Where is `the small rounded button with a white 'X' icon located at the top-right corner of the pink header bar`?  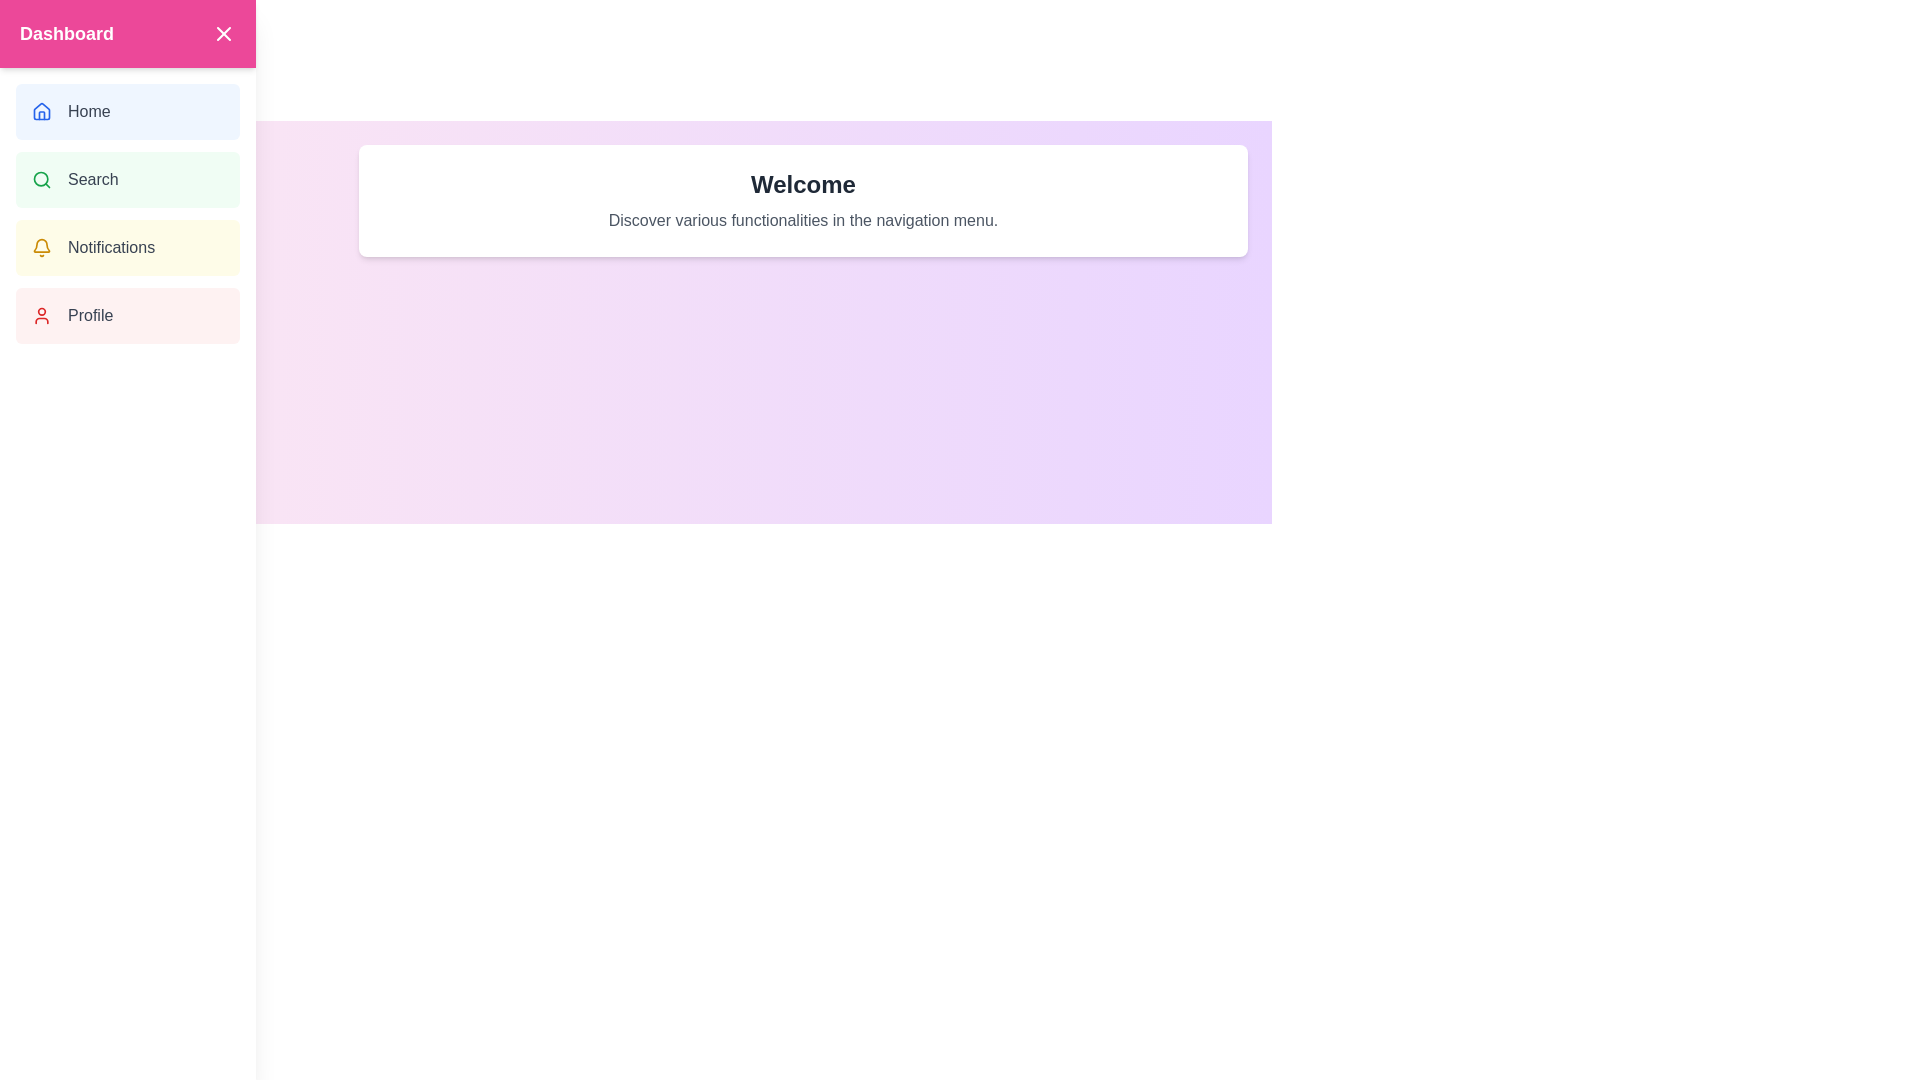 the small rounded button with a white 'X' icon located at the top-right corner of the pink header bar is located at coordinates (224, 34).